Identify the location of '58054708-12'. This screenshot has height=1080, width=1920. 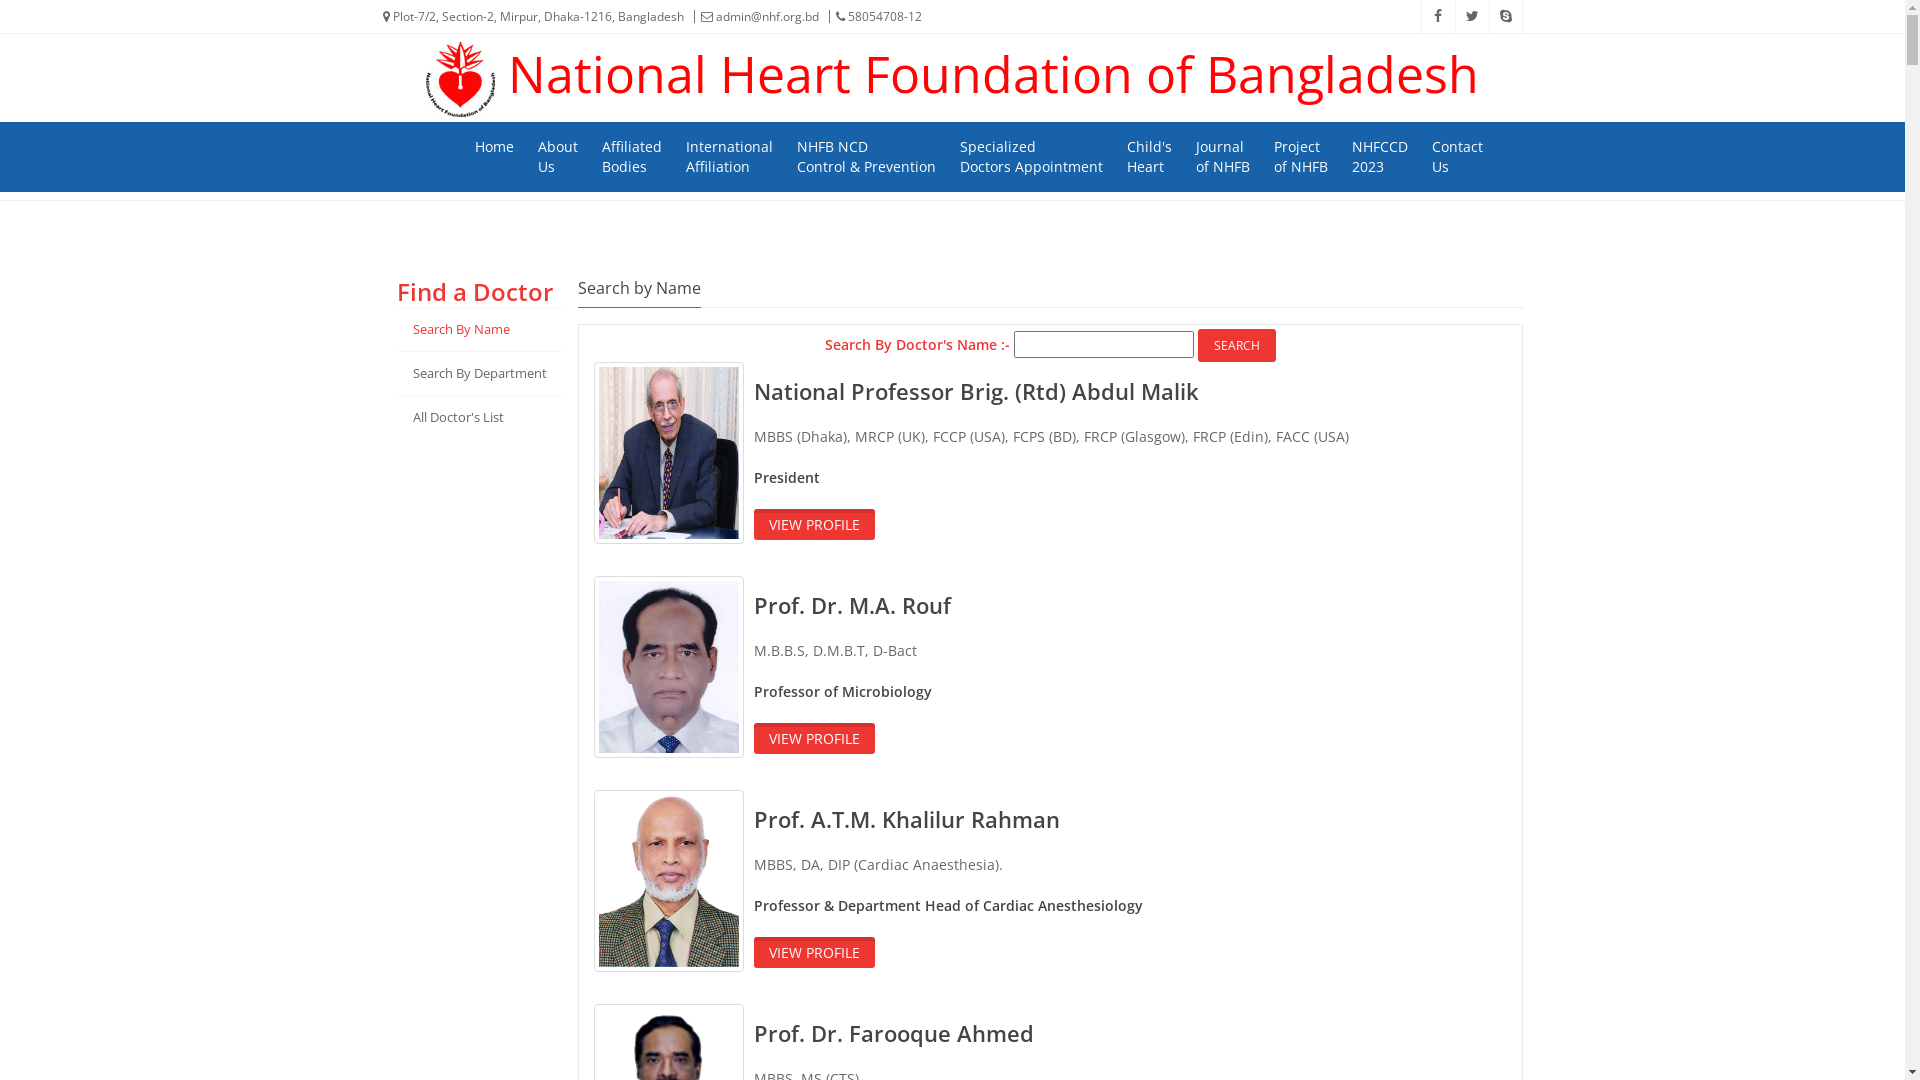
(871, 16).